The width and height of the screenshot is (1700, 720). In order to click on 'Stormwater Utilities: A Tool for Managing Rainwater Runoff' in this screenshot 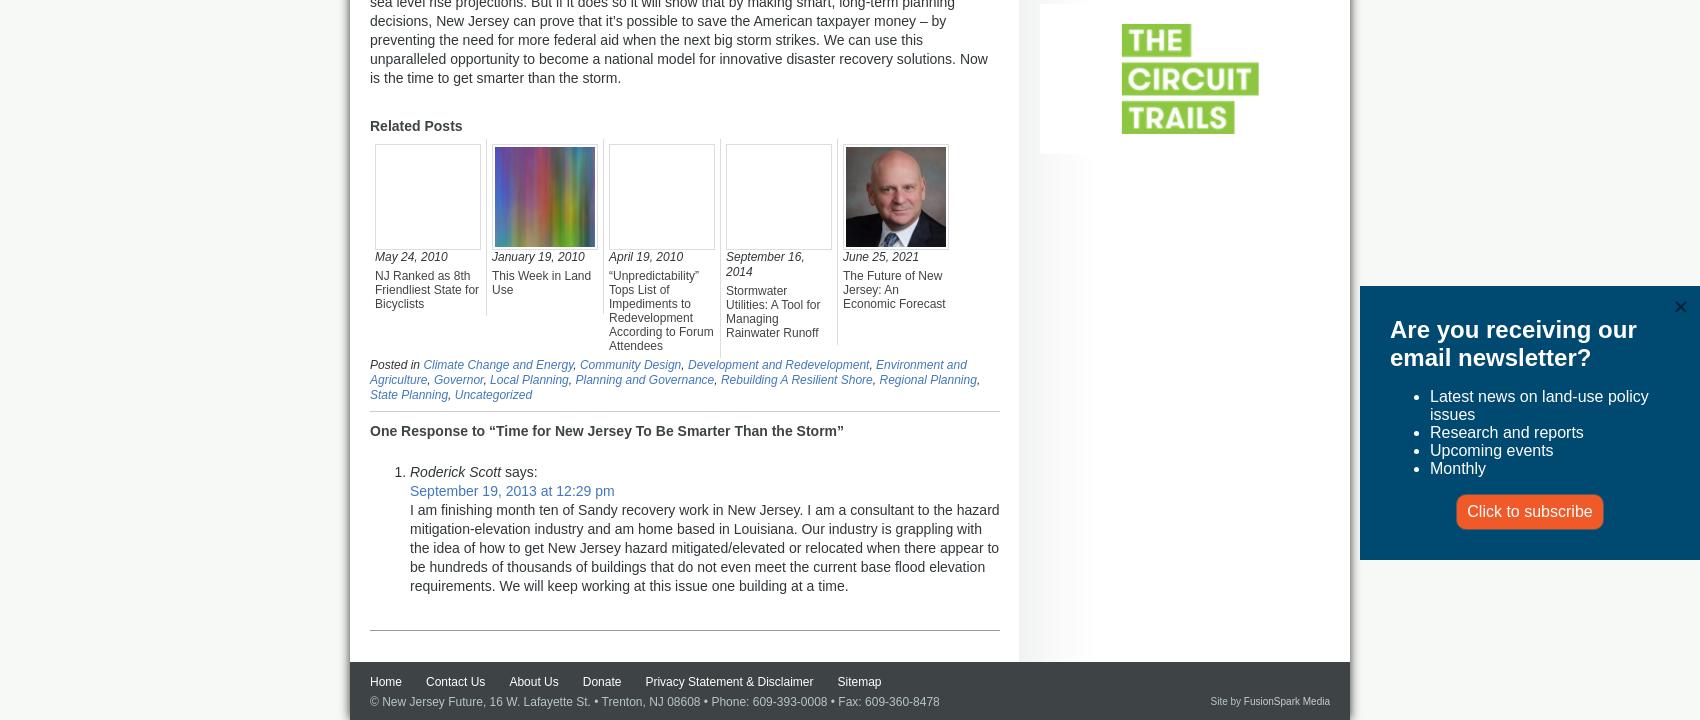, I will do `click(771, 311)`.